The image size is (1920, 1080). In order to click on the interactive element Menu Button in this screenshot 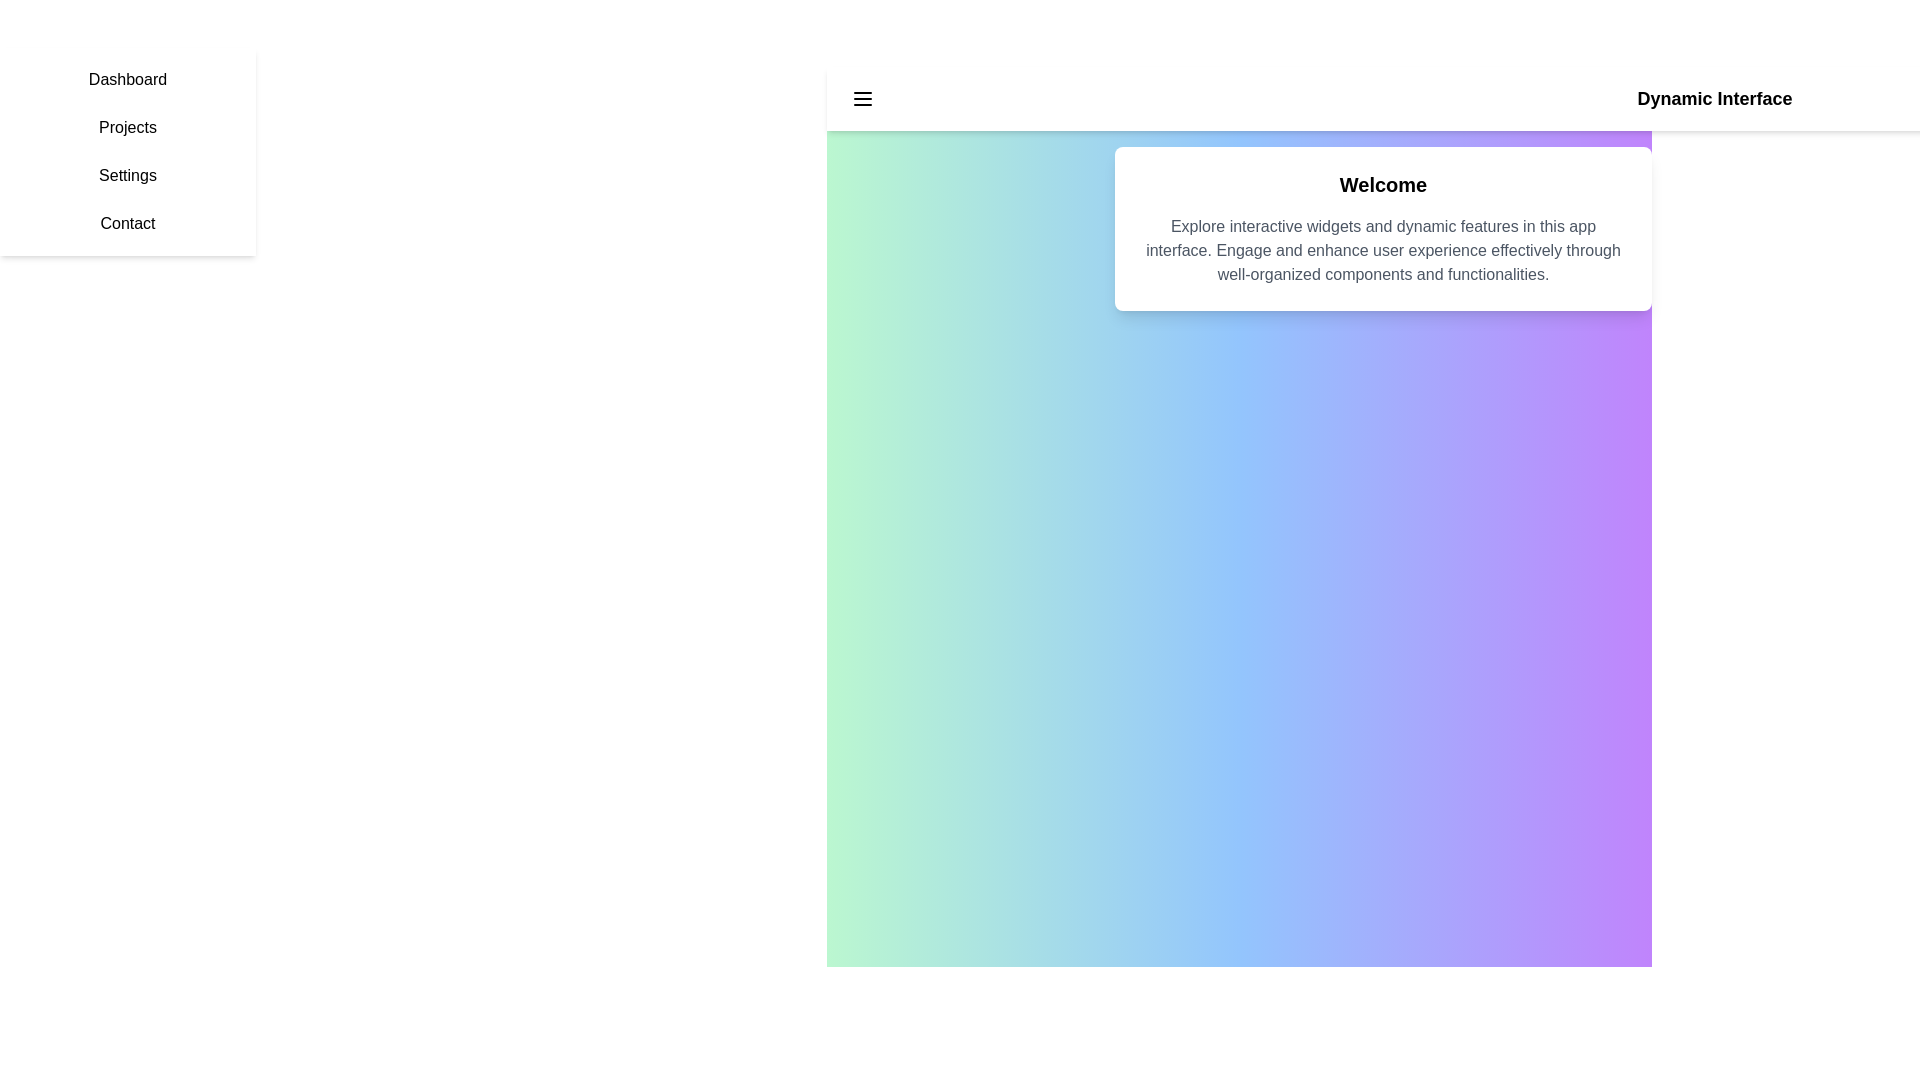, I will do `click(863, 99)`.